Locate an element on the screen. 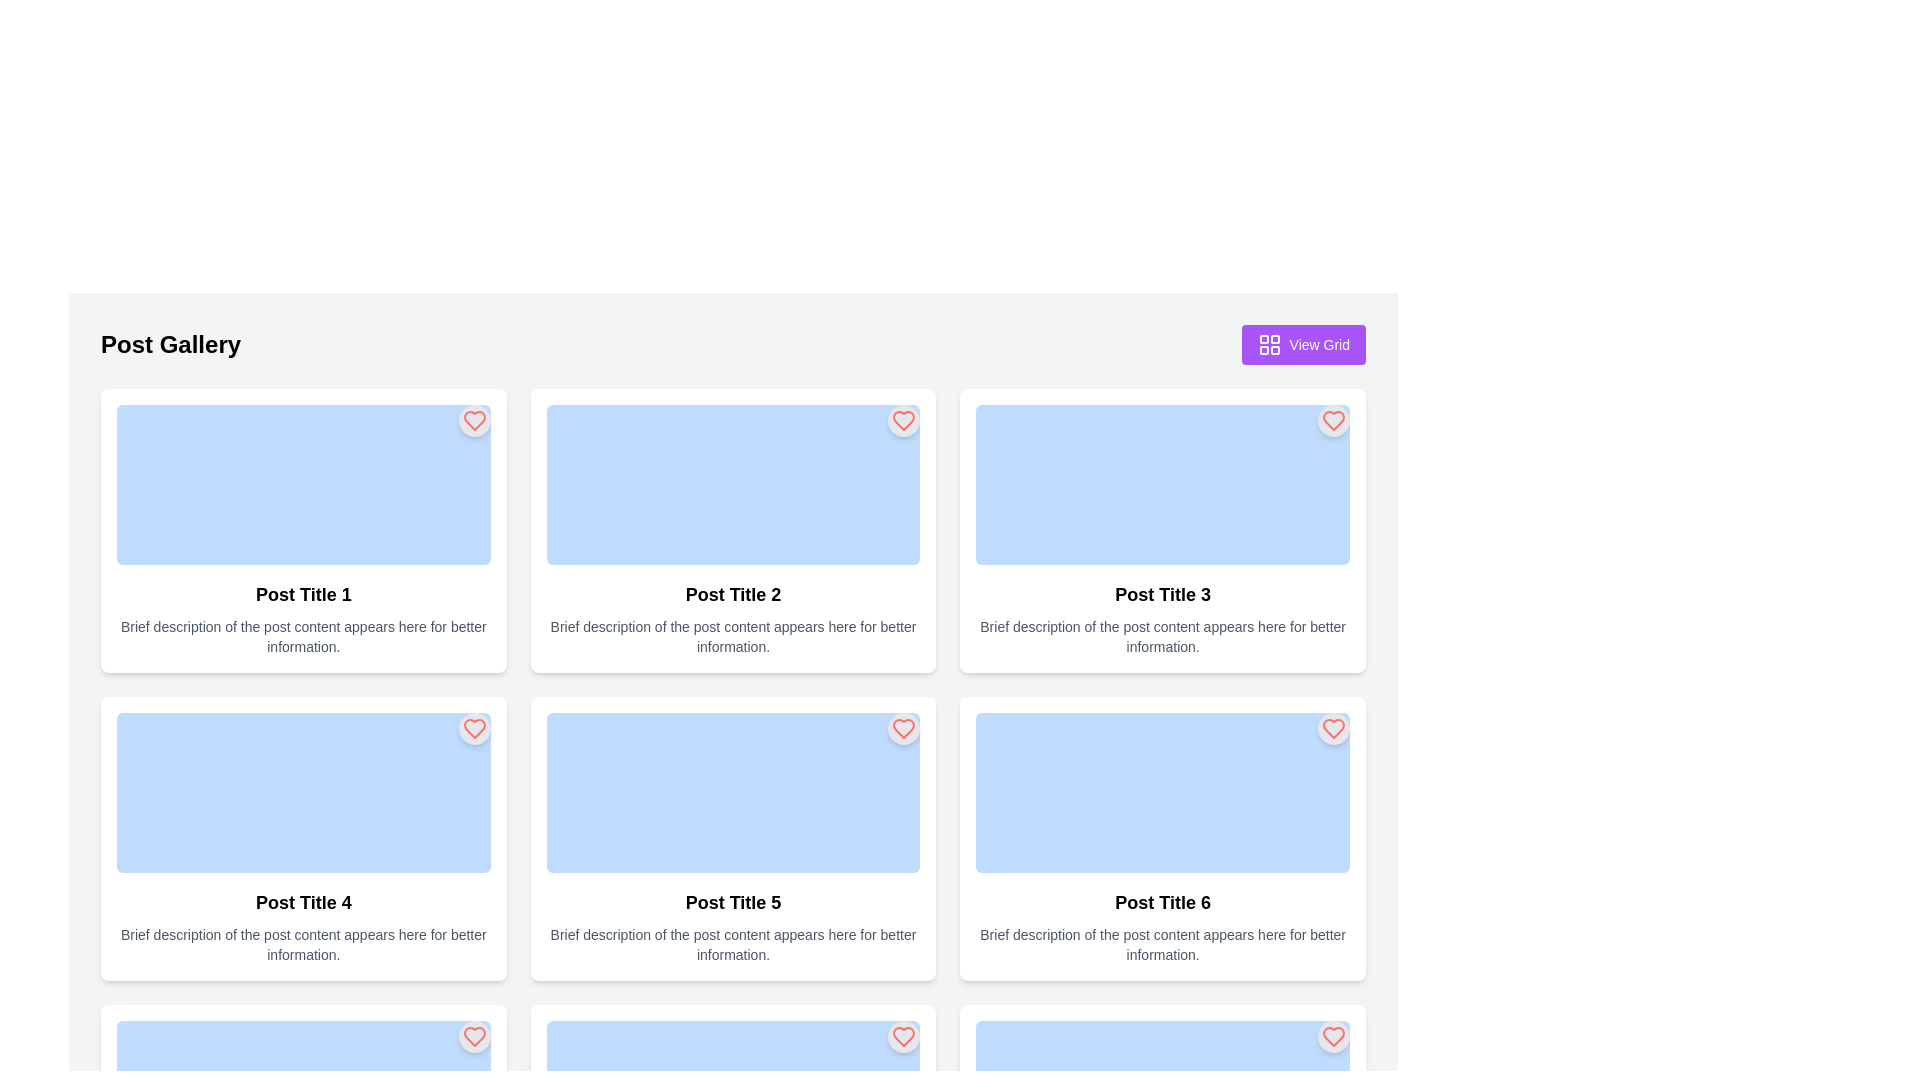 The image size is (1920, 1080). the 'View Grid' button which contains the icon representing the 'View Grid' feature, located in the top-right corner of the layout is located at coordinates (1268, 343).